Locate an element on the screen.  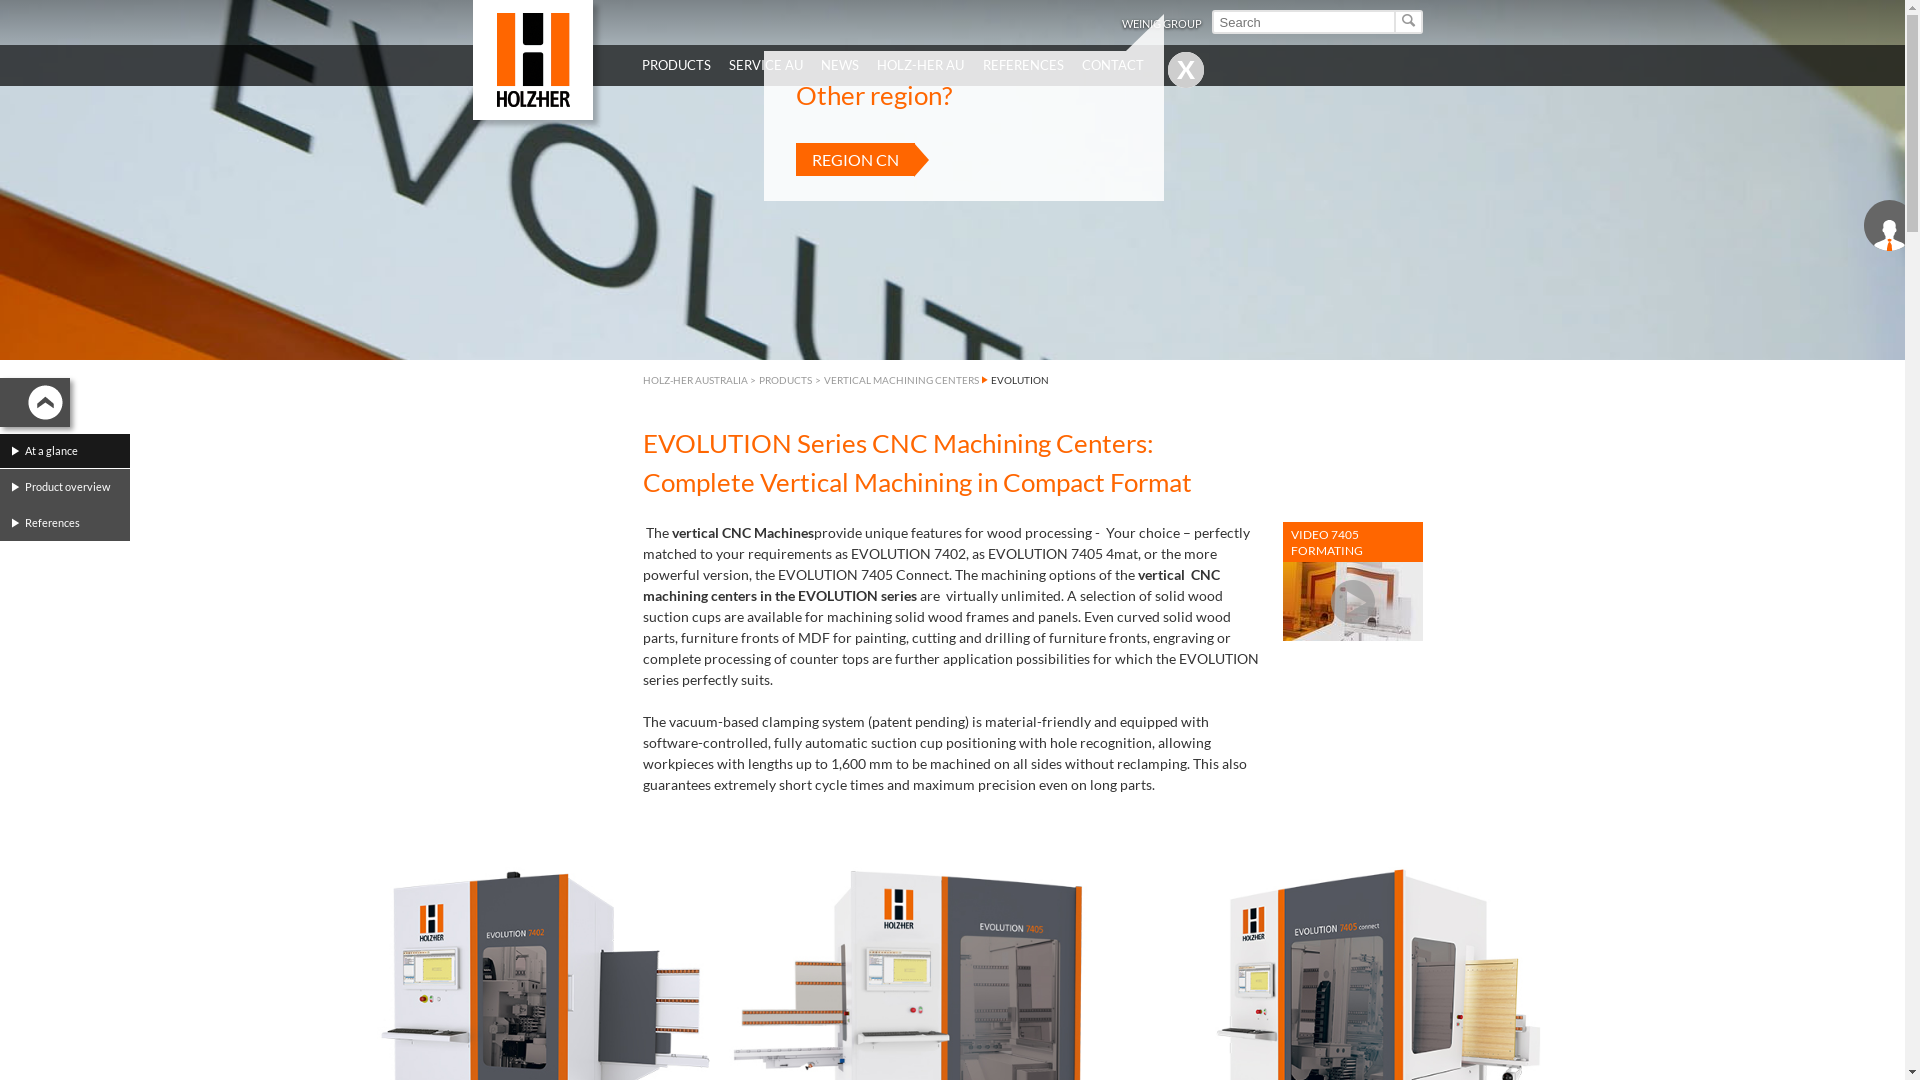
'WEINIG GROUP' is located at coordinates (1161, 23).